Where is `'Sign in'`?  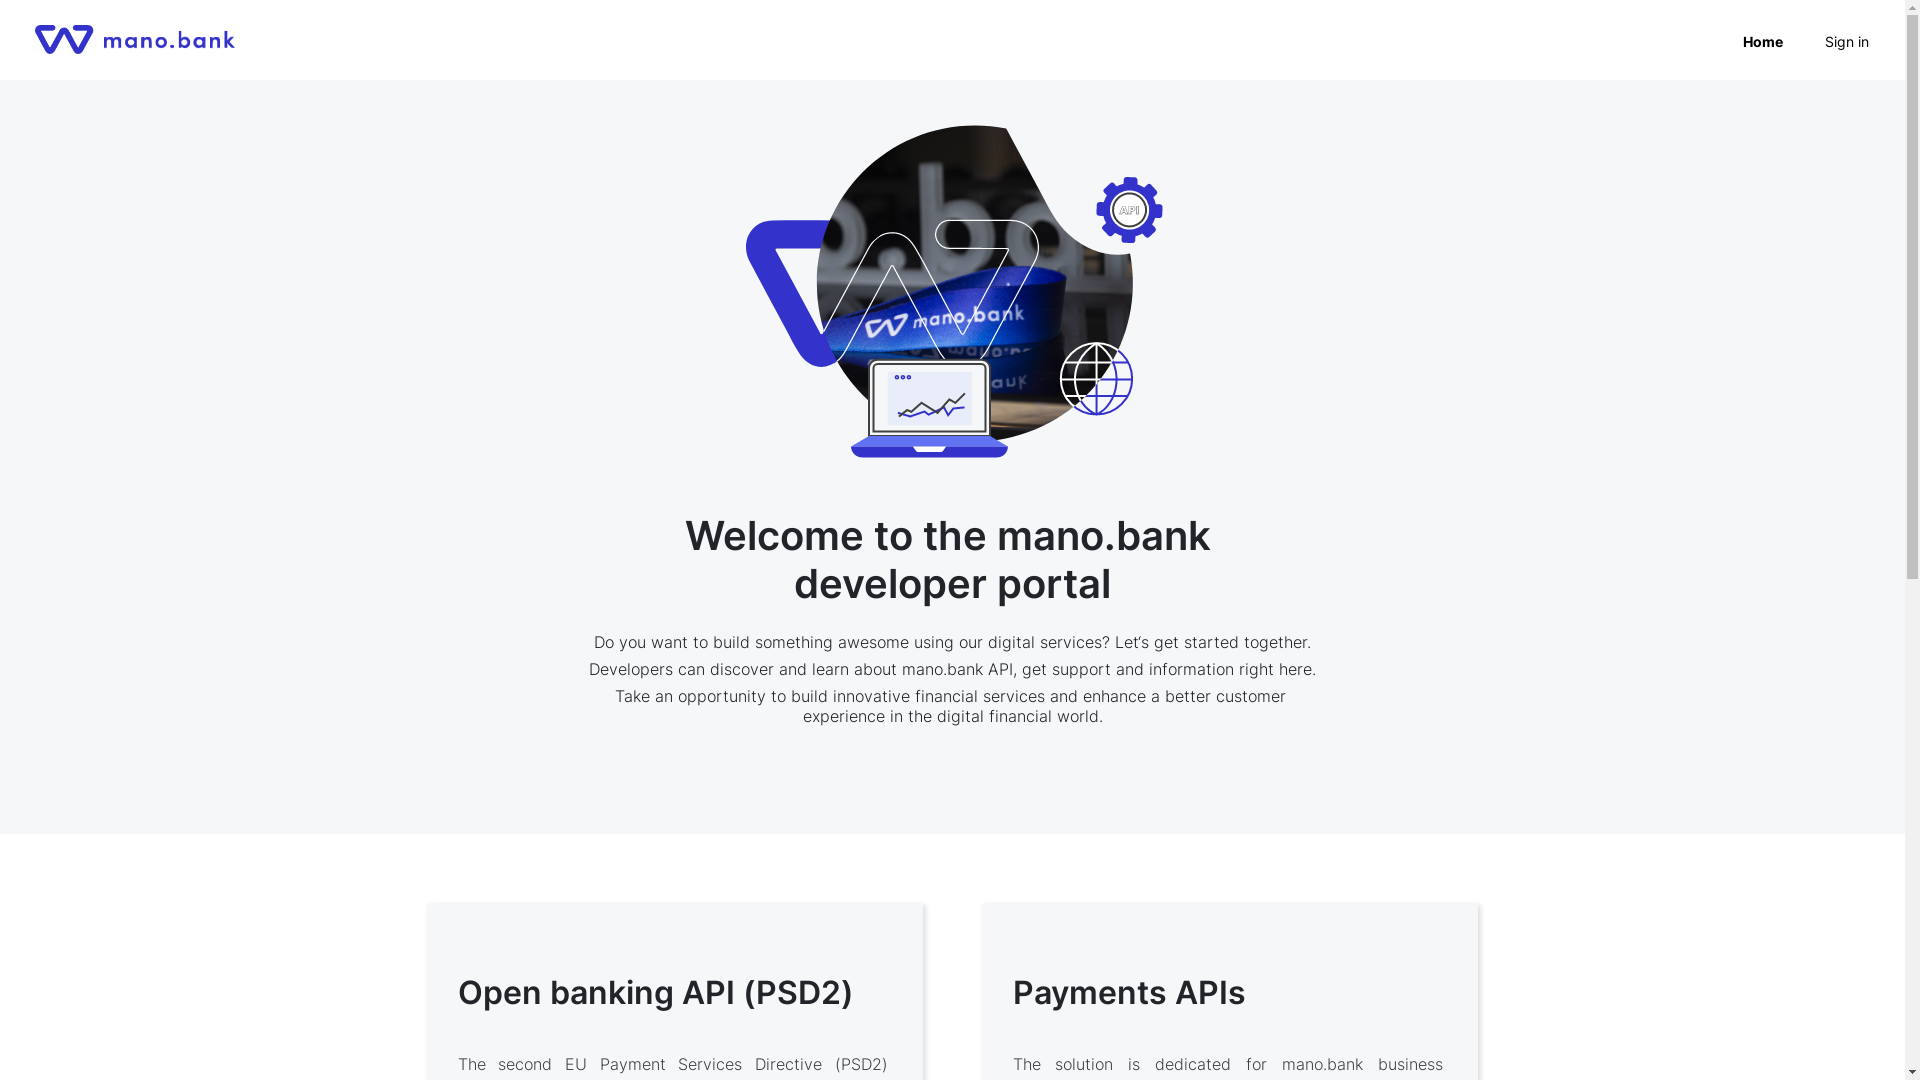 'Sign in' is located at coordinates (1846, 41).